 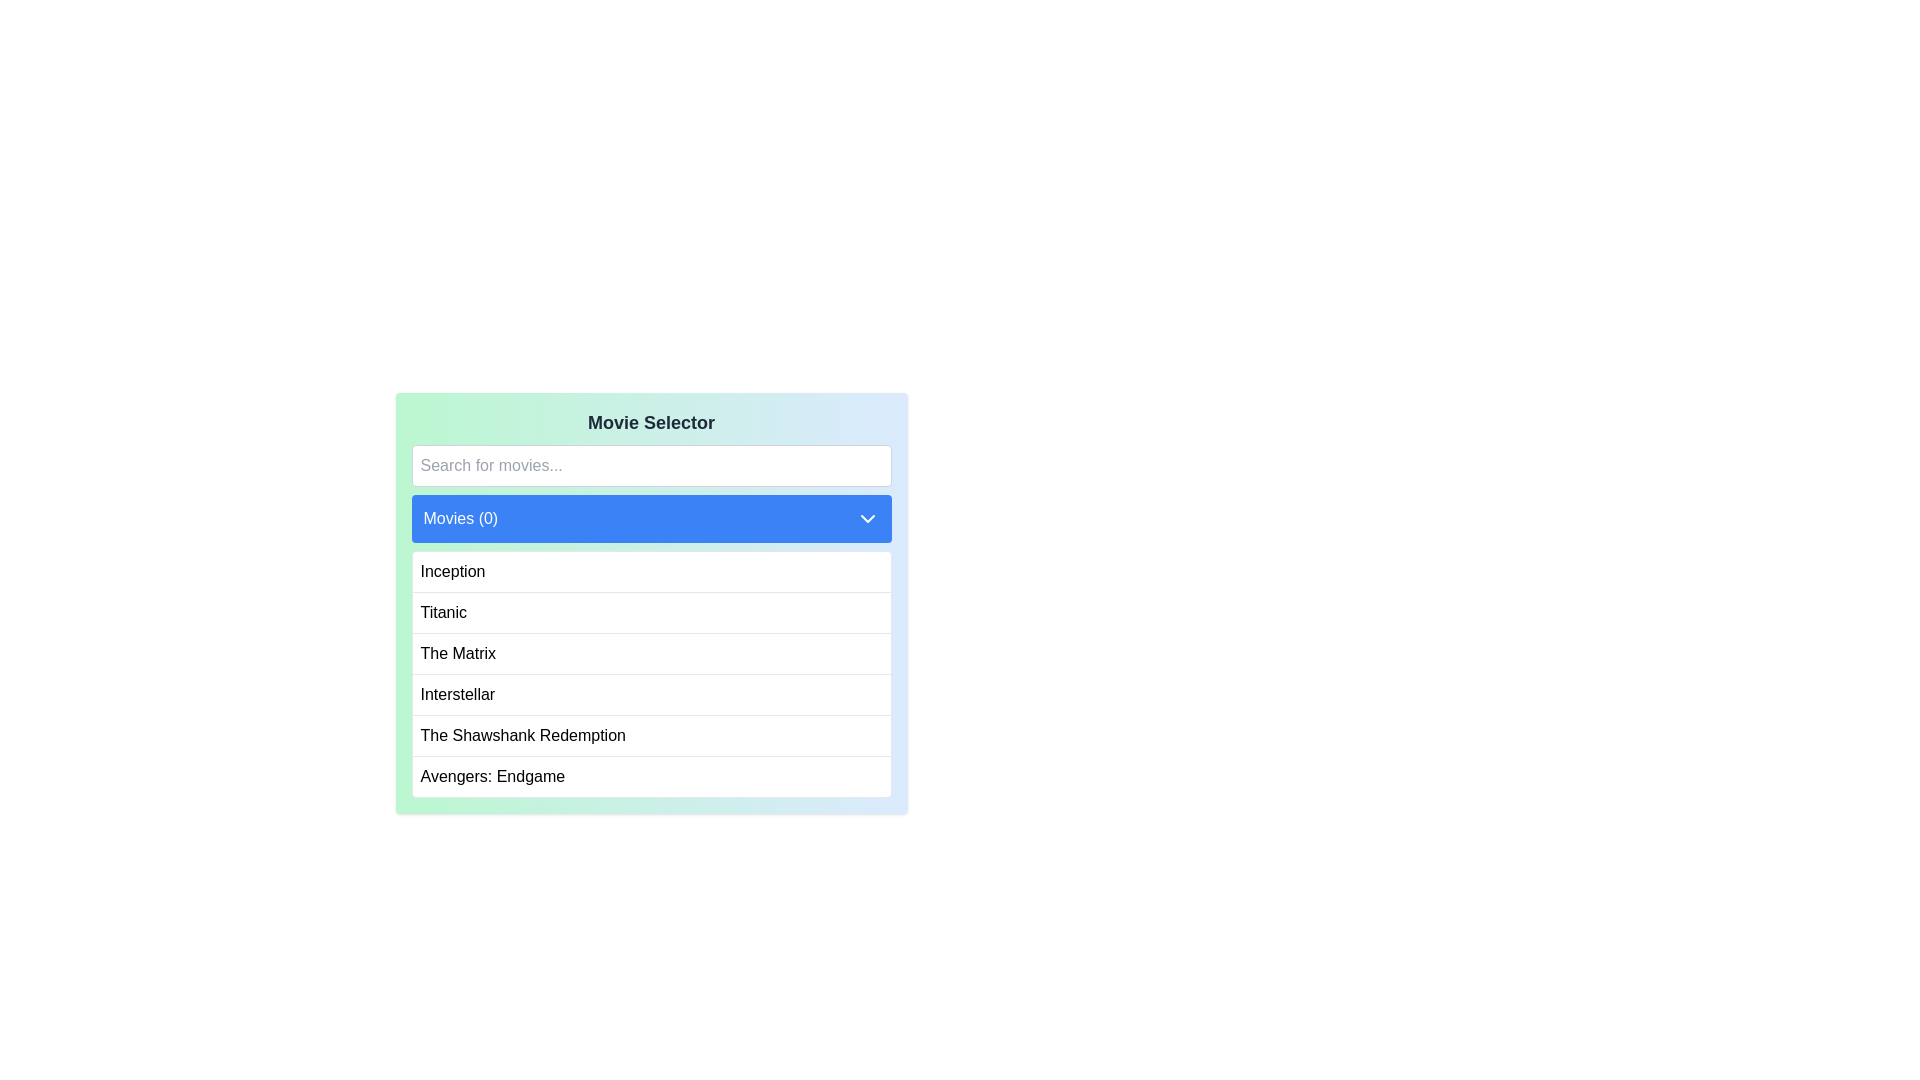 I want to click on the downward-pointing chevron icon located at the far right end of the 'Movies (0)' button, so click(x=867, y=518).